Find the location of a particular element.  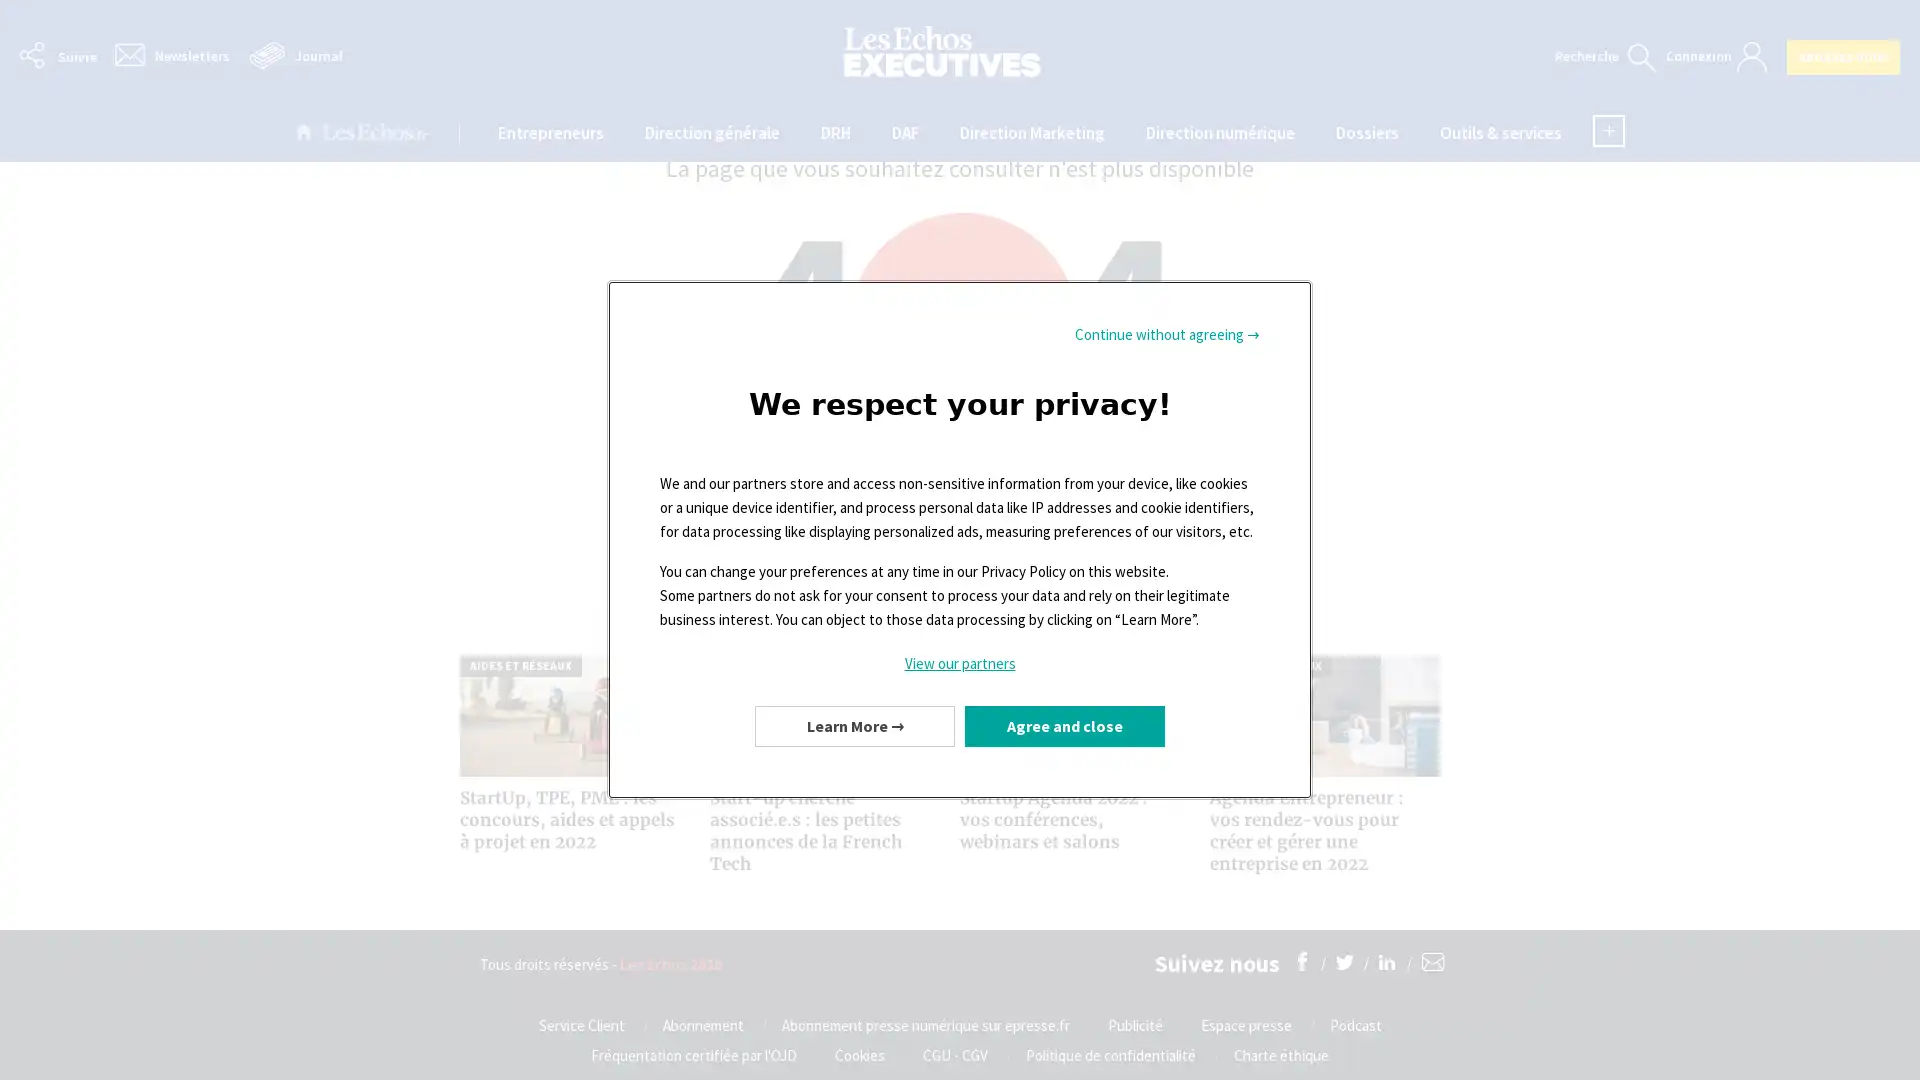

Agree to our data processing and close is located at coordinates (1064, 725).